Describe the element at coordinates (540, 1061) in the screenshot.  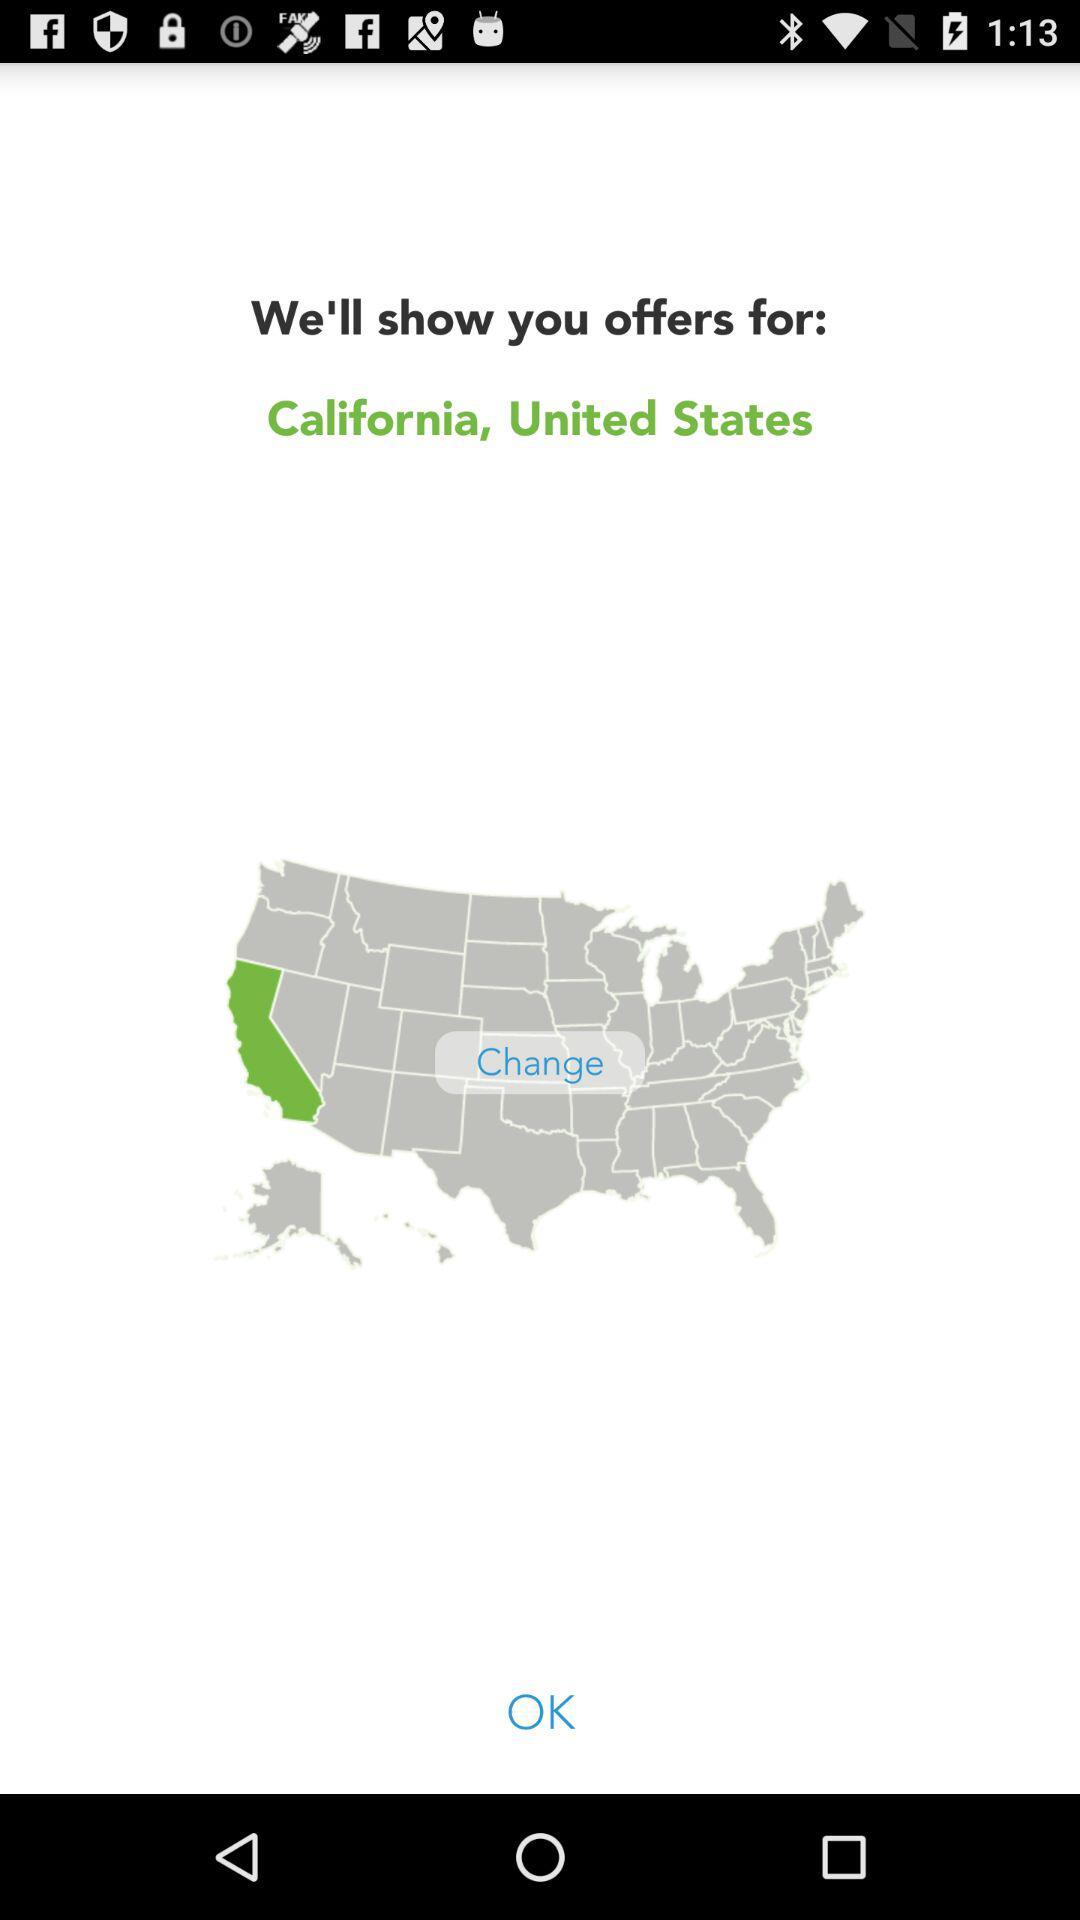
I see `the change item` at that location.